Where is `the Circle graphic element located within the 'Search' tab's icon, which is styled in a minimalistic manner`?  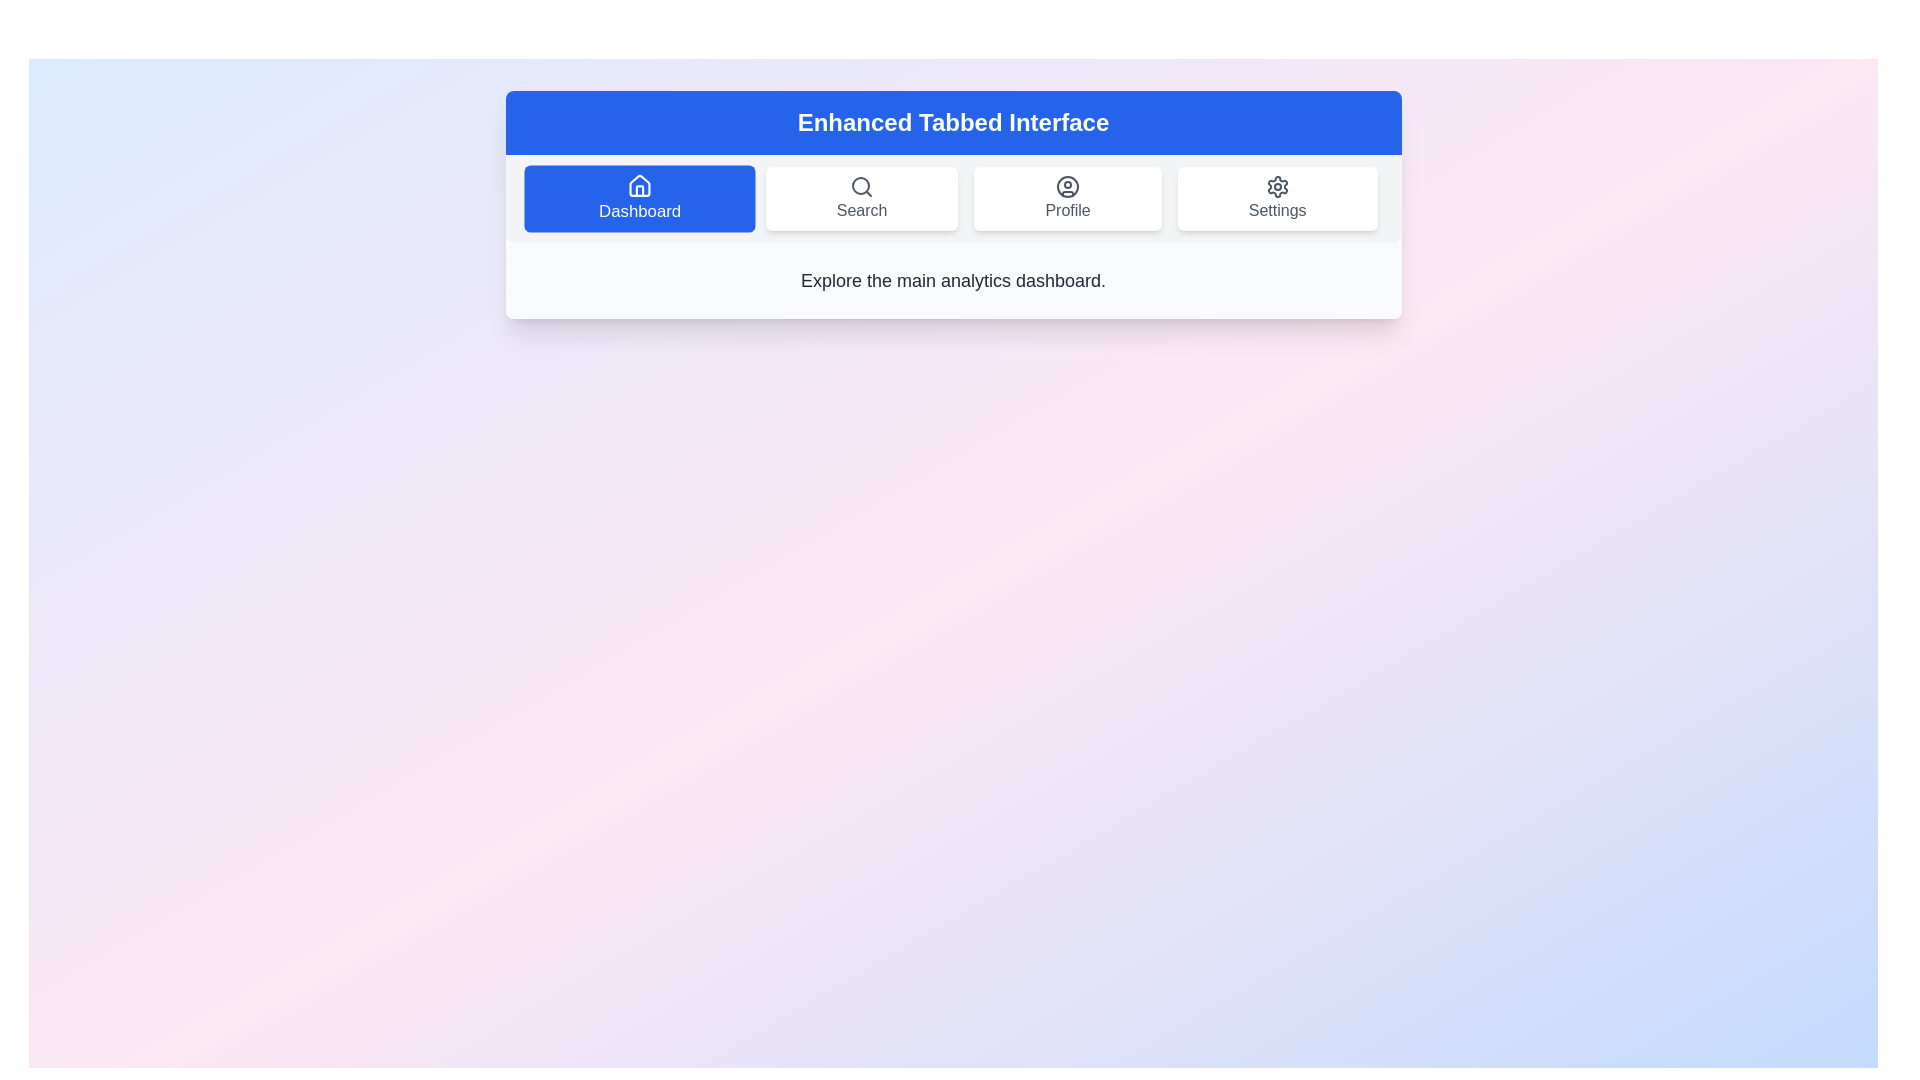
the Circle graphic element located within the 'Search' tab's icon, which is styled in a minimalistic manner is located at coordinates (861, 185).